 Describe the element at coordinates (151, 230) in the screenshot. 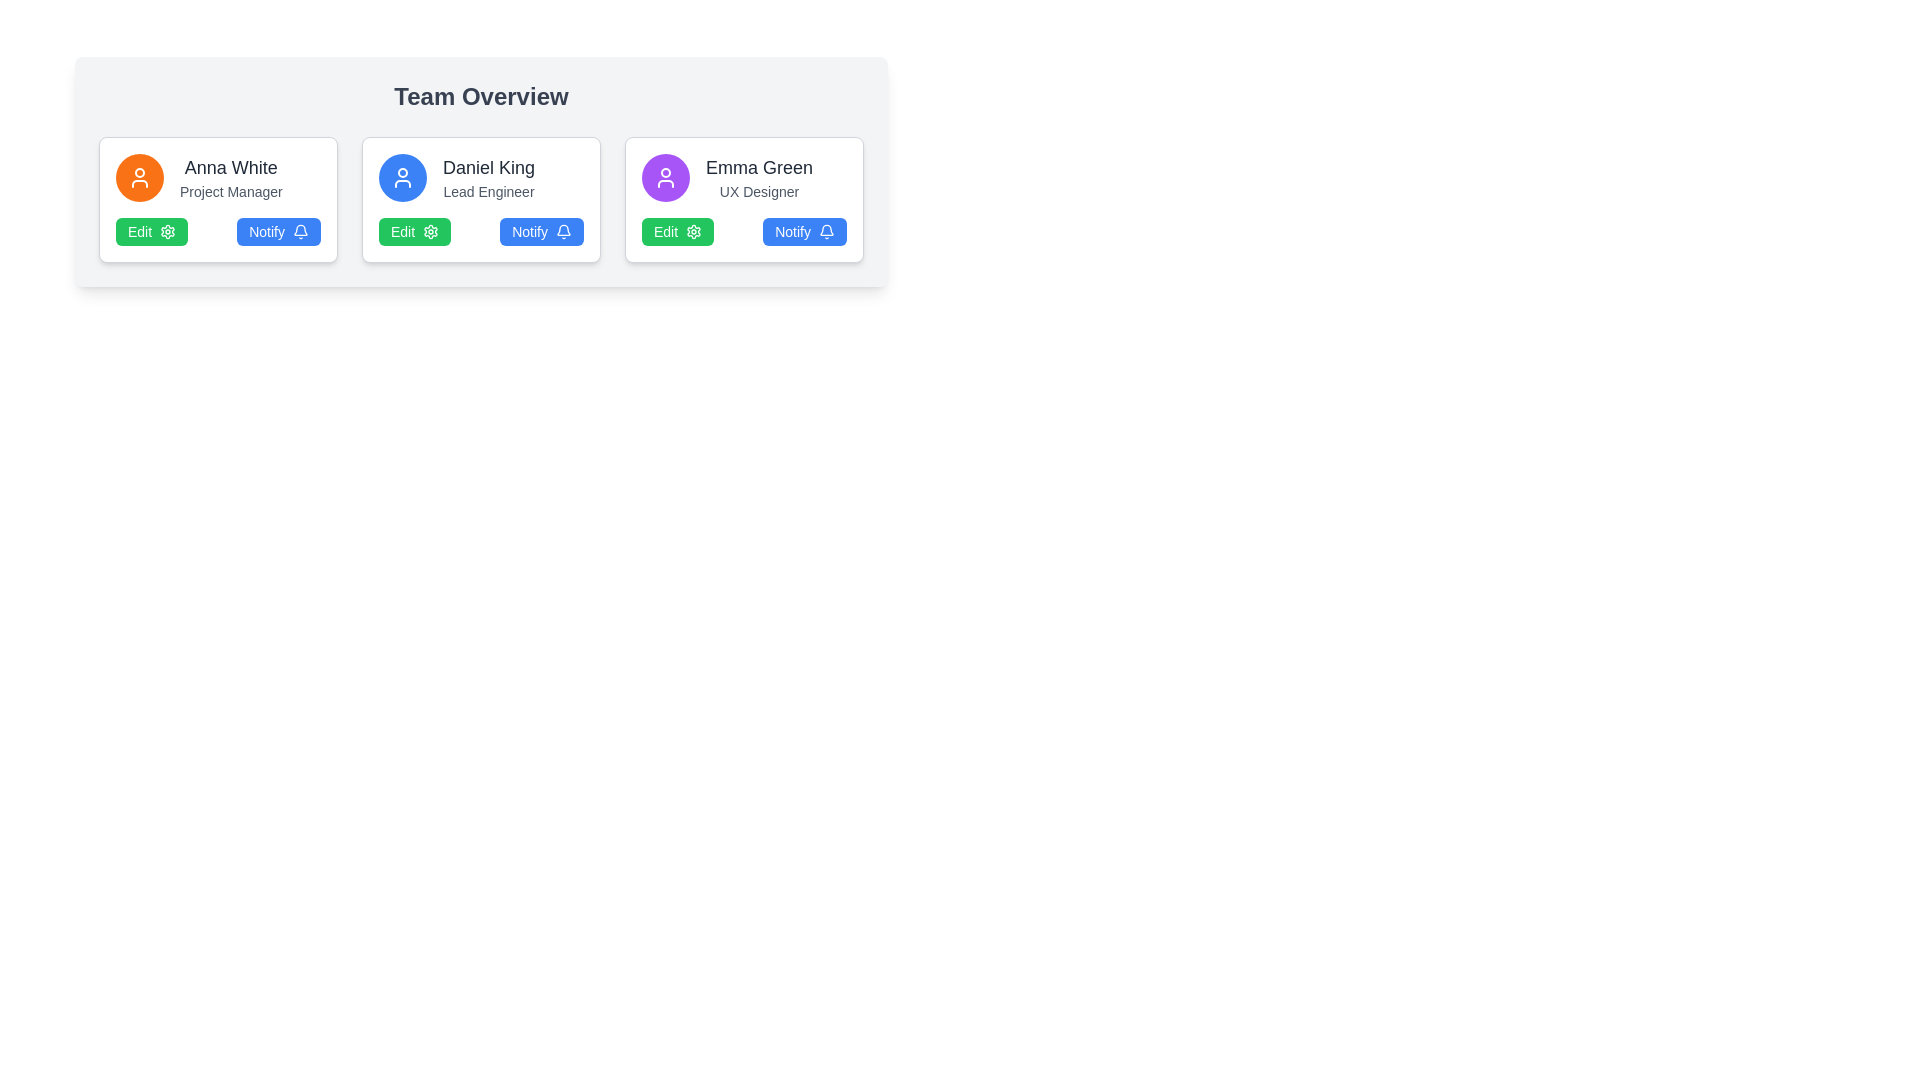

I see `the 'Edit' button located to the left of the 'Notify' button in the card labeled 'Anna White' to trigger the hover effect` at that location.